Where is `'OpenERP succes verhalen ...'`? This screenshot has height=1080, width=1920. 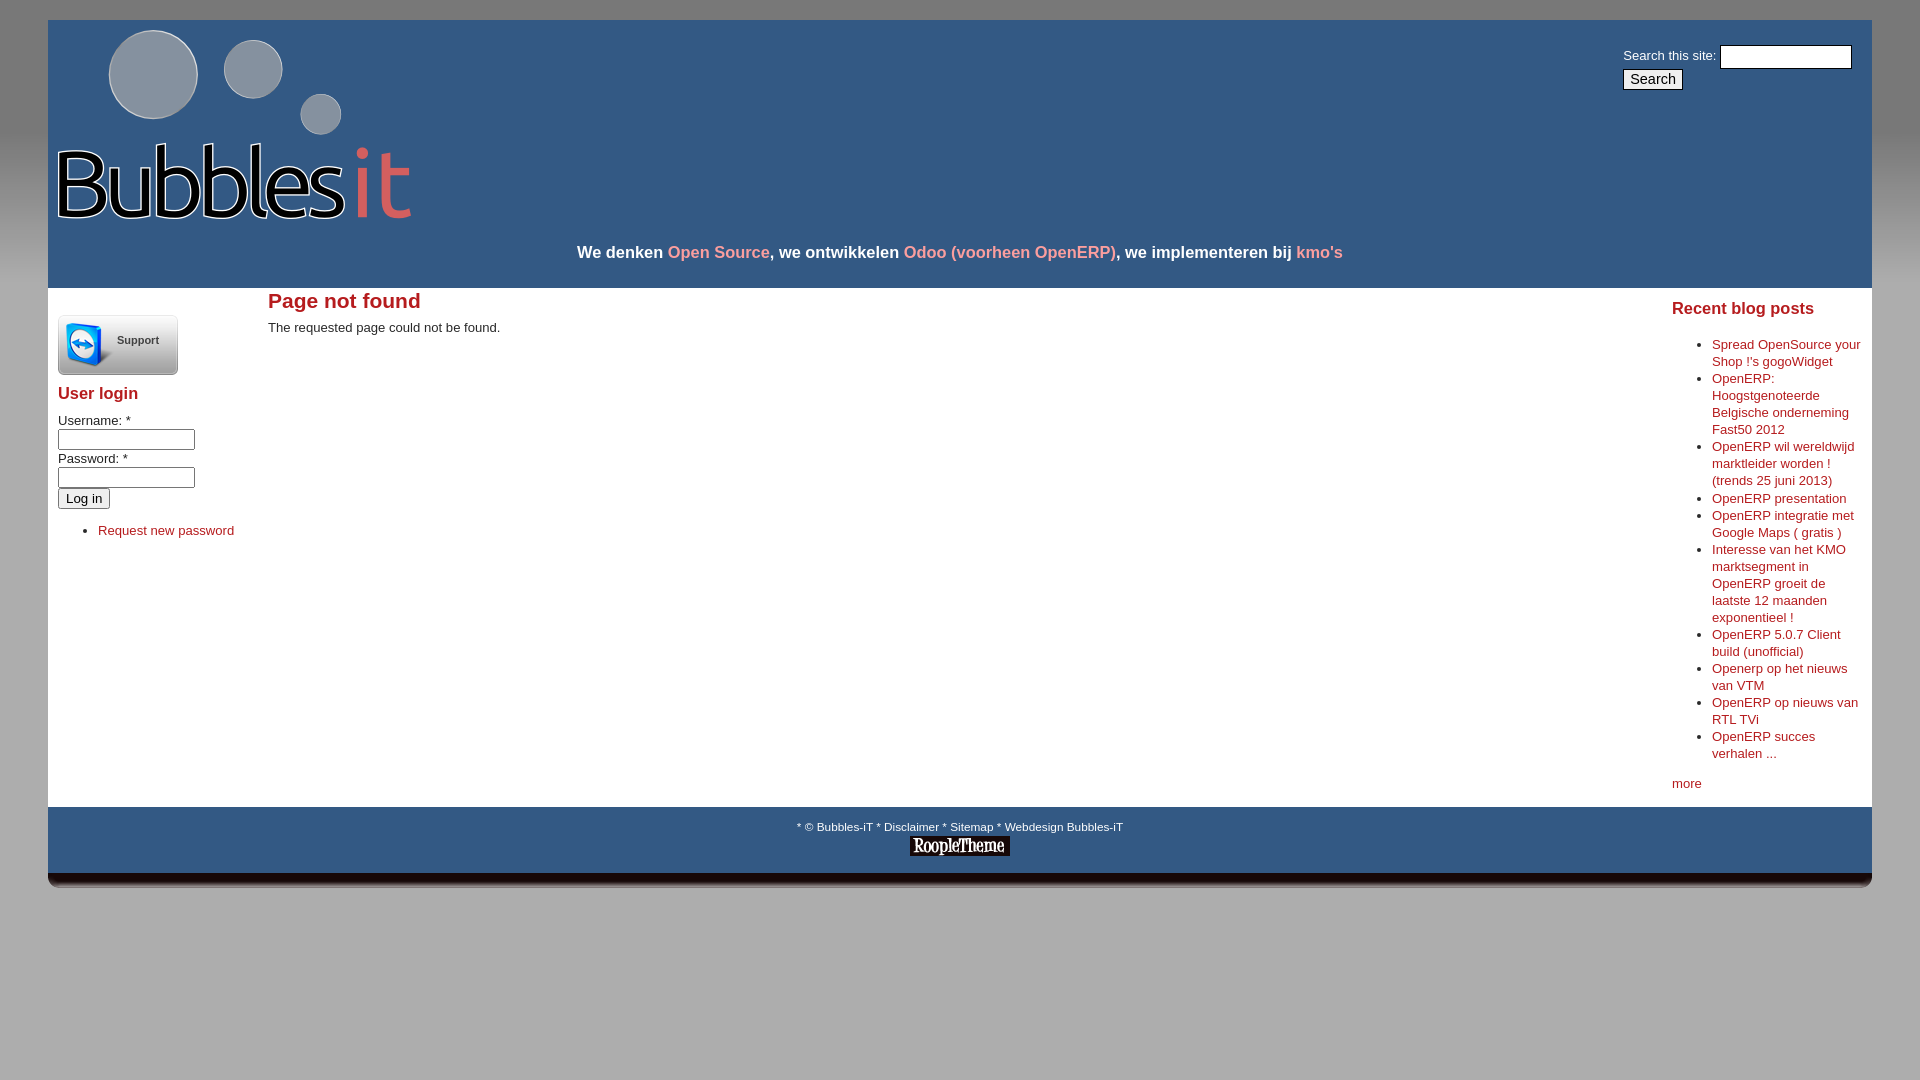
'OpenERP succes verhalen ...' is located at coordinates (1711, 744).